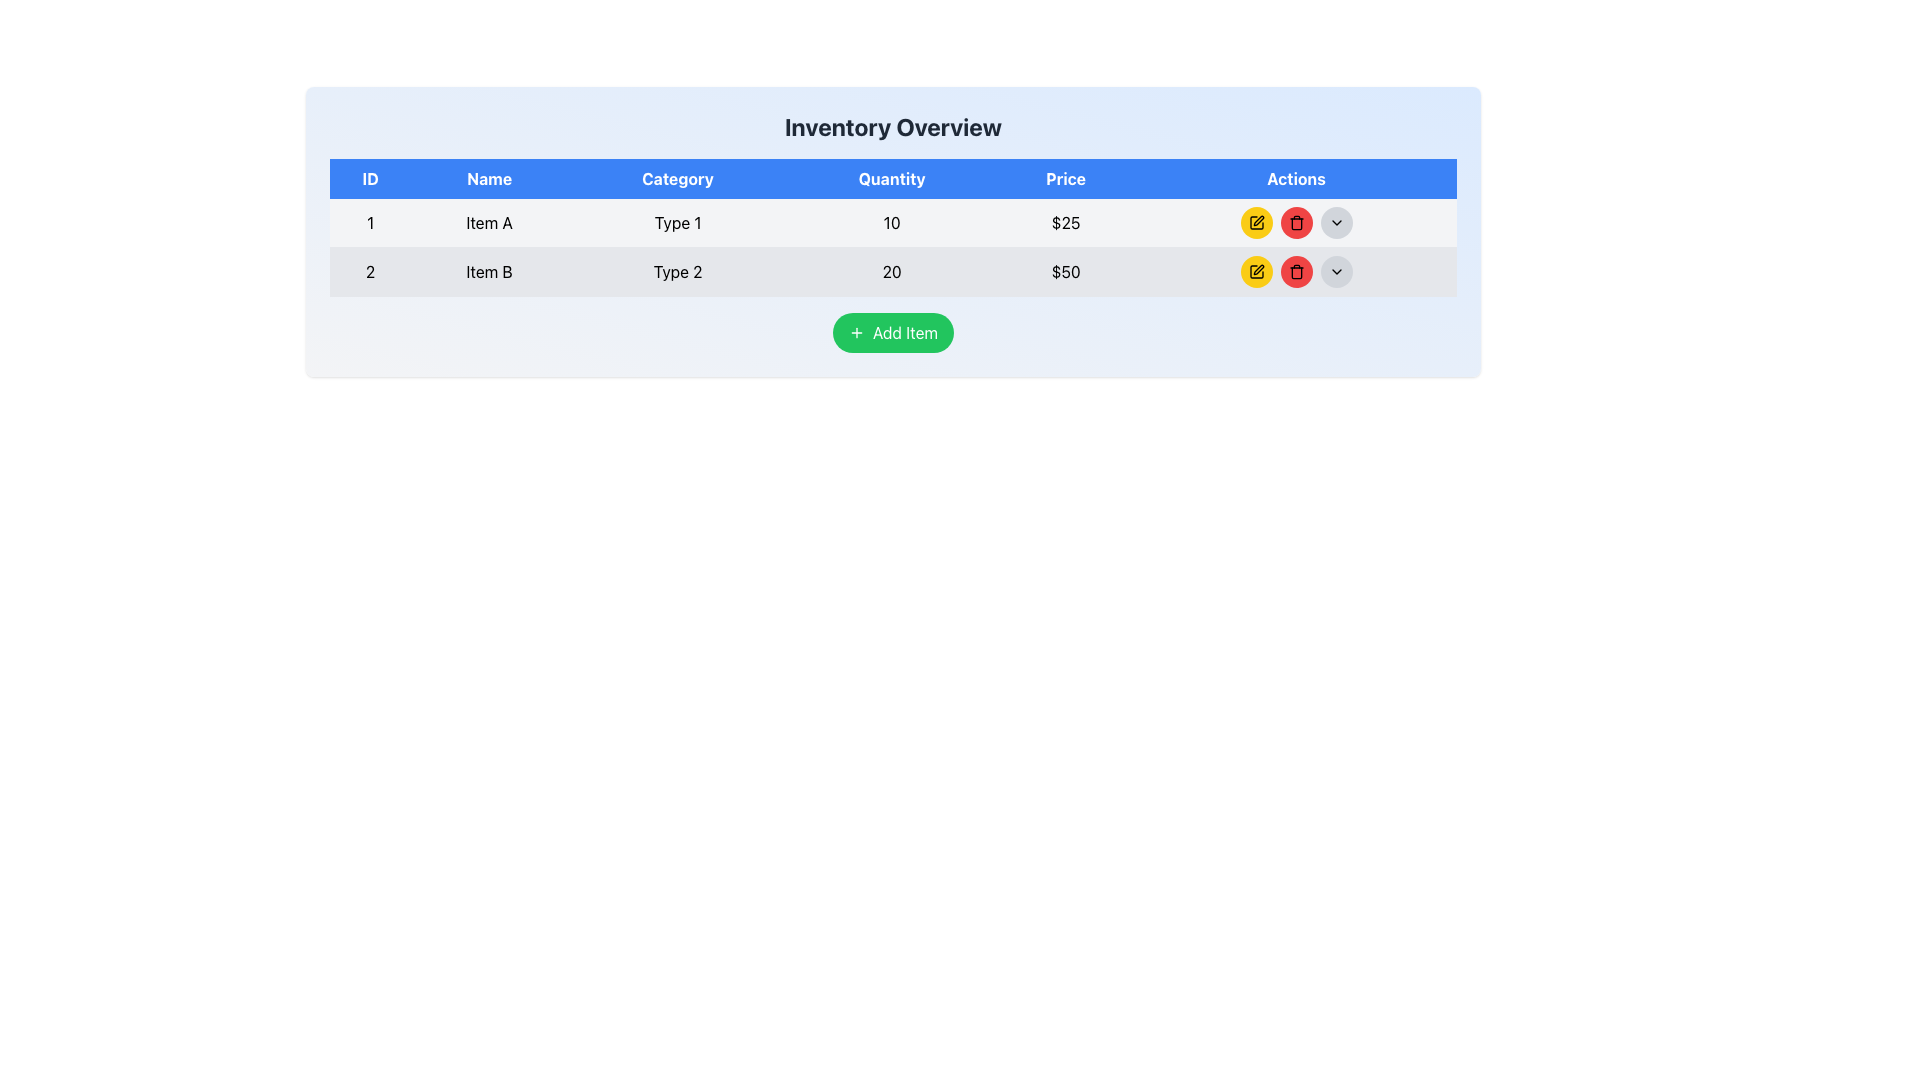  I want to click on the circular button with a yellow background in the Actions column of the first row in the table, which is used to initiate an editing action, so click(1255, 223).